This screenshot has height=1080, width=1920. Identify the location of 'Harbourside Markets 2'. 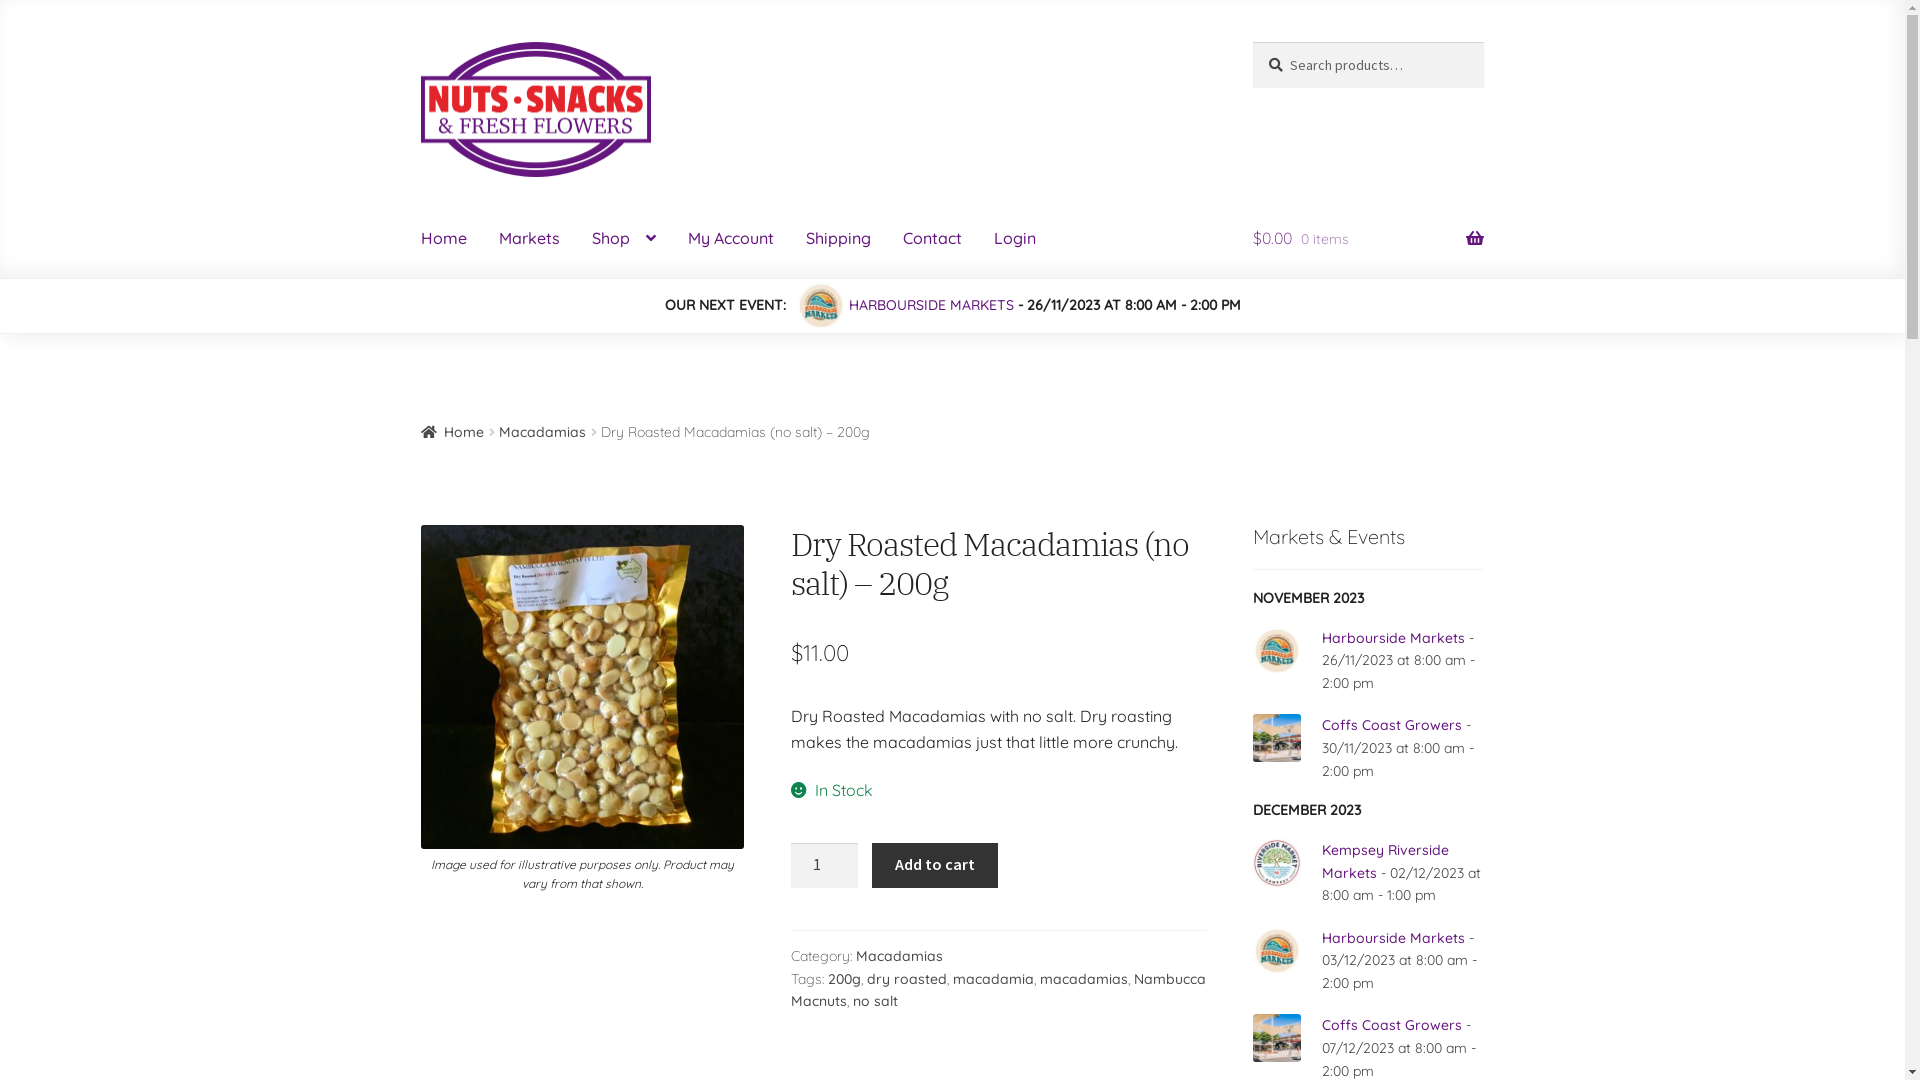
(1251, 651).